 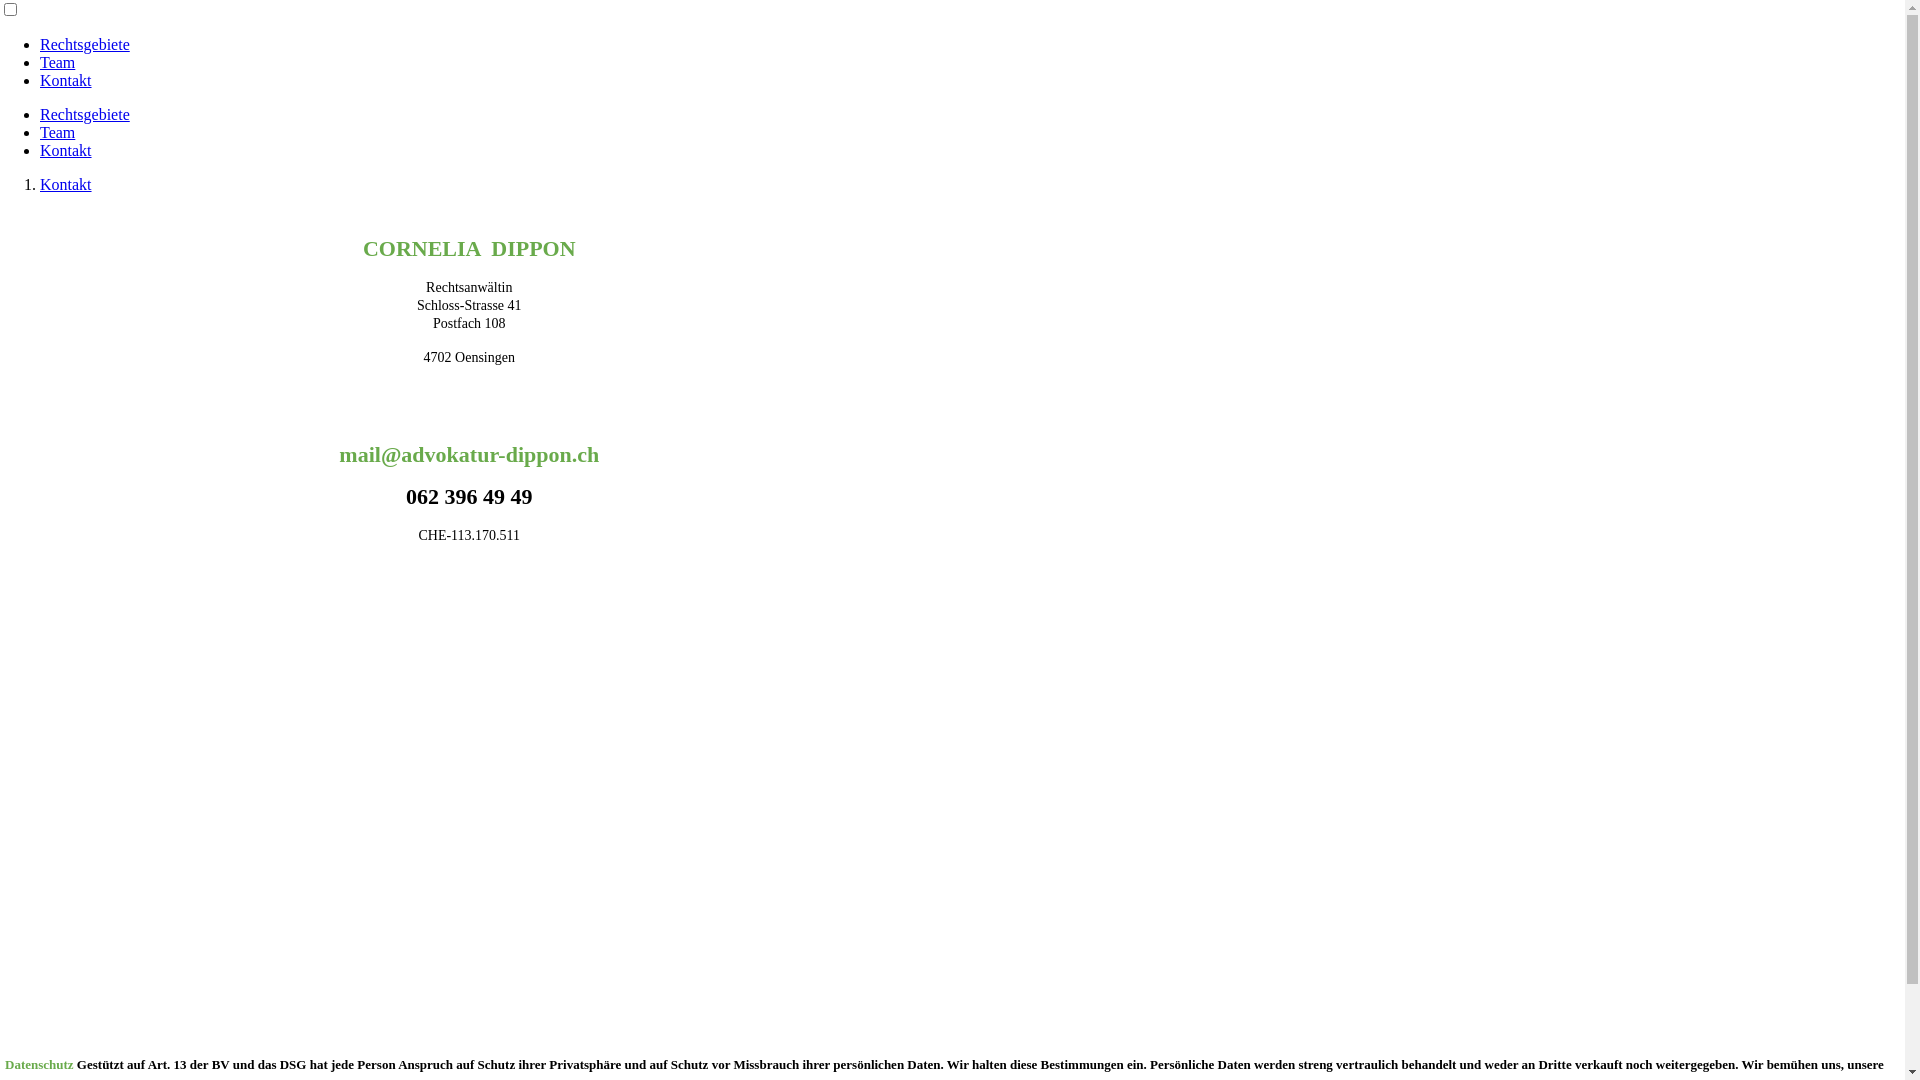 I want to click on 'Team', so click(x=57, y=61).